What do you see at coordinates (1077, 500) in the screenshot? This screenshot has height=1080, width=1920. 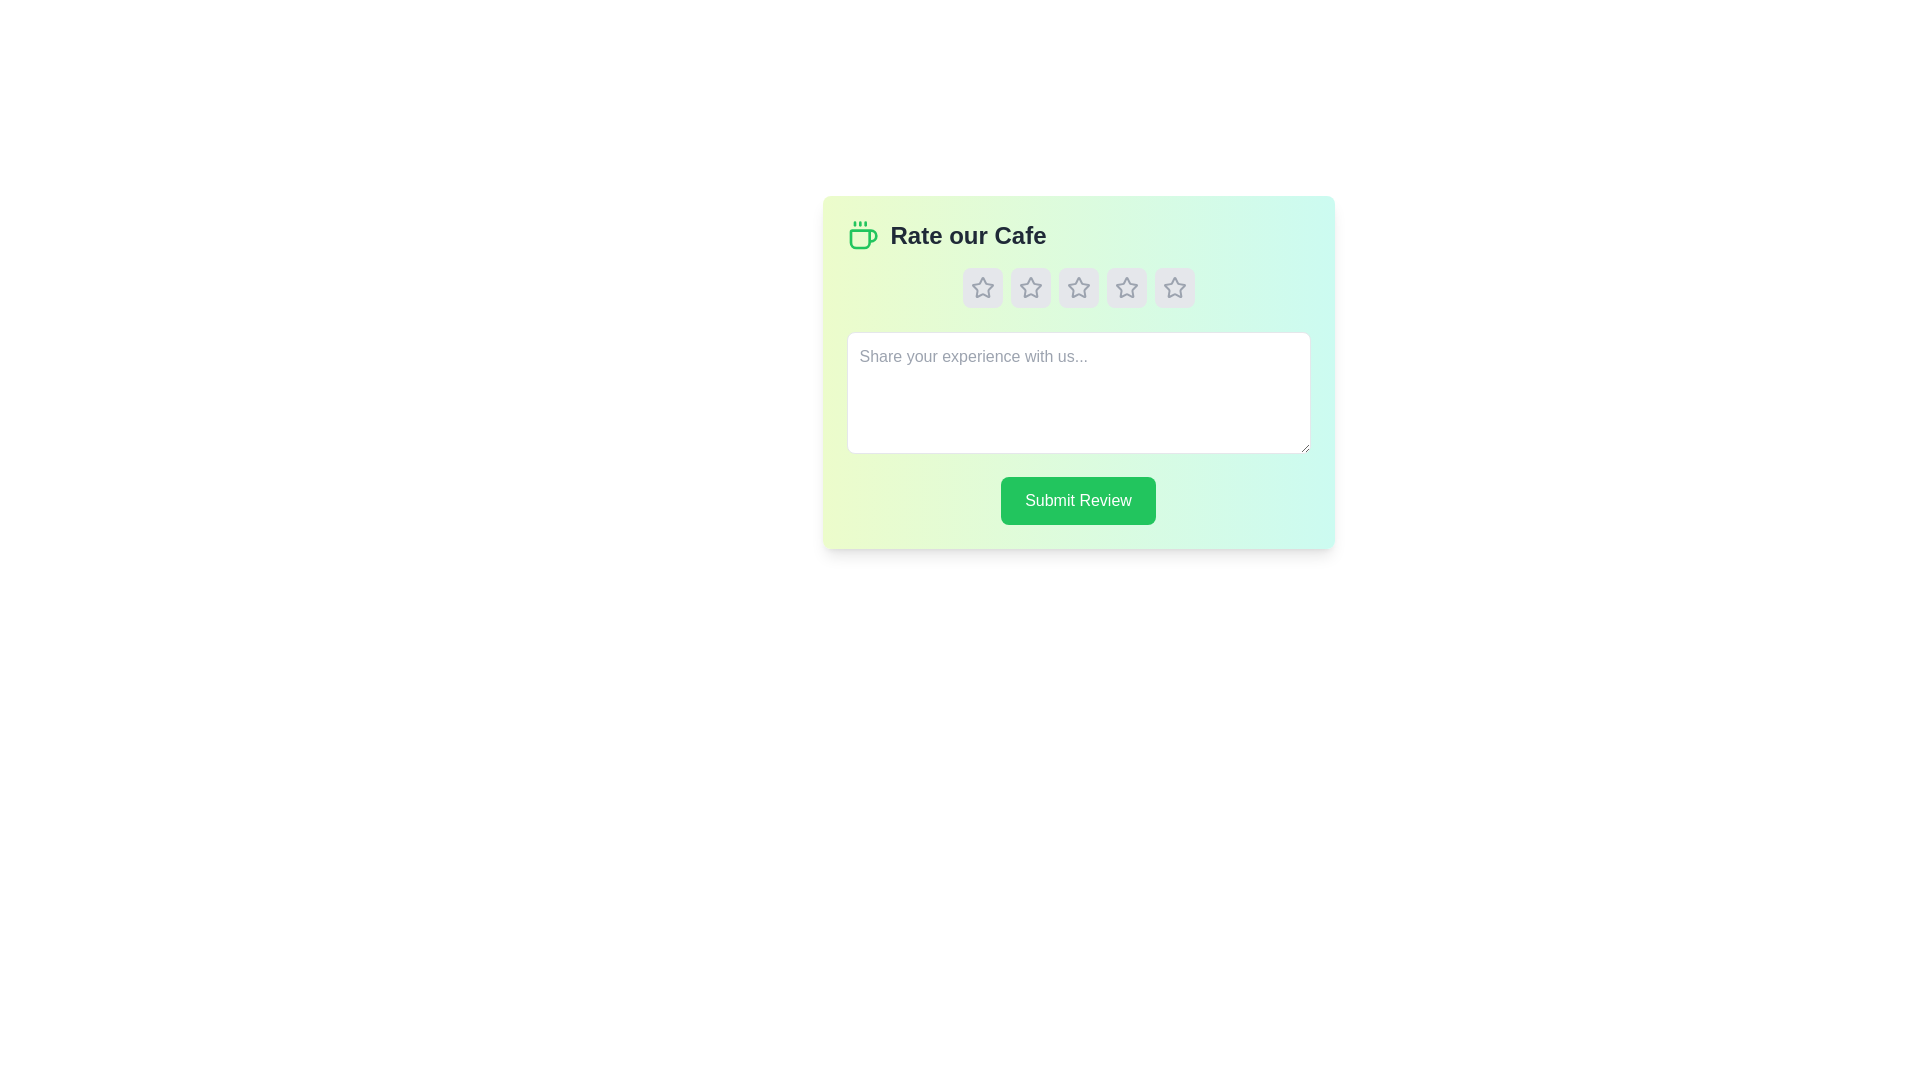 I see `the 'Submit Review' button to submit the feedback` at bounding box center [1077, 500].